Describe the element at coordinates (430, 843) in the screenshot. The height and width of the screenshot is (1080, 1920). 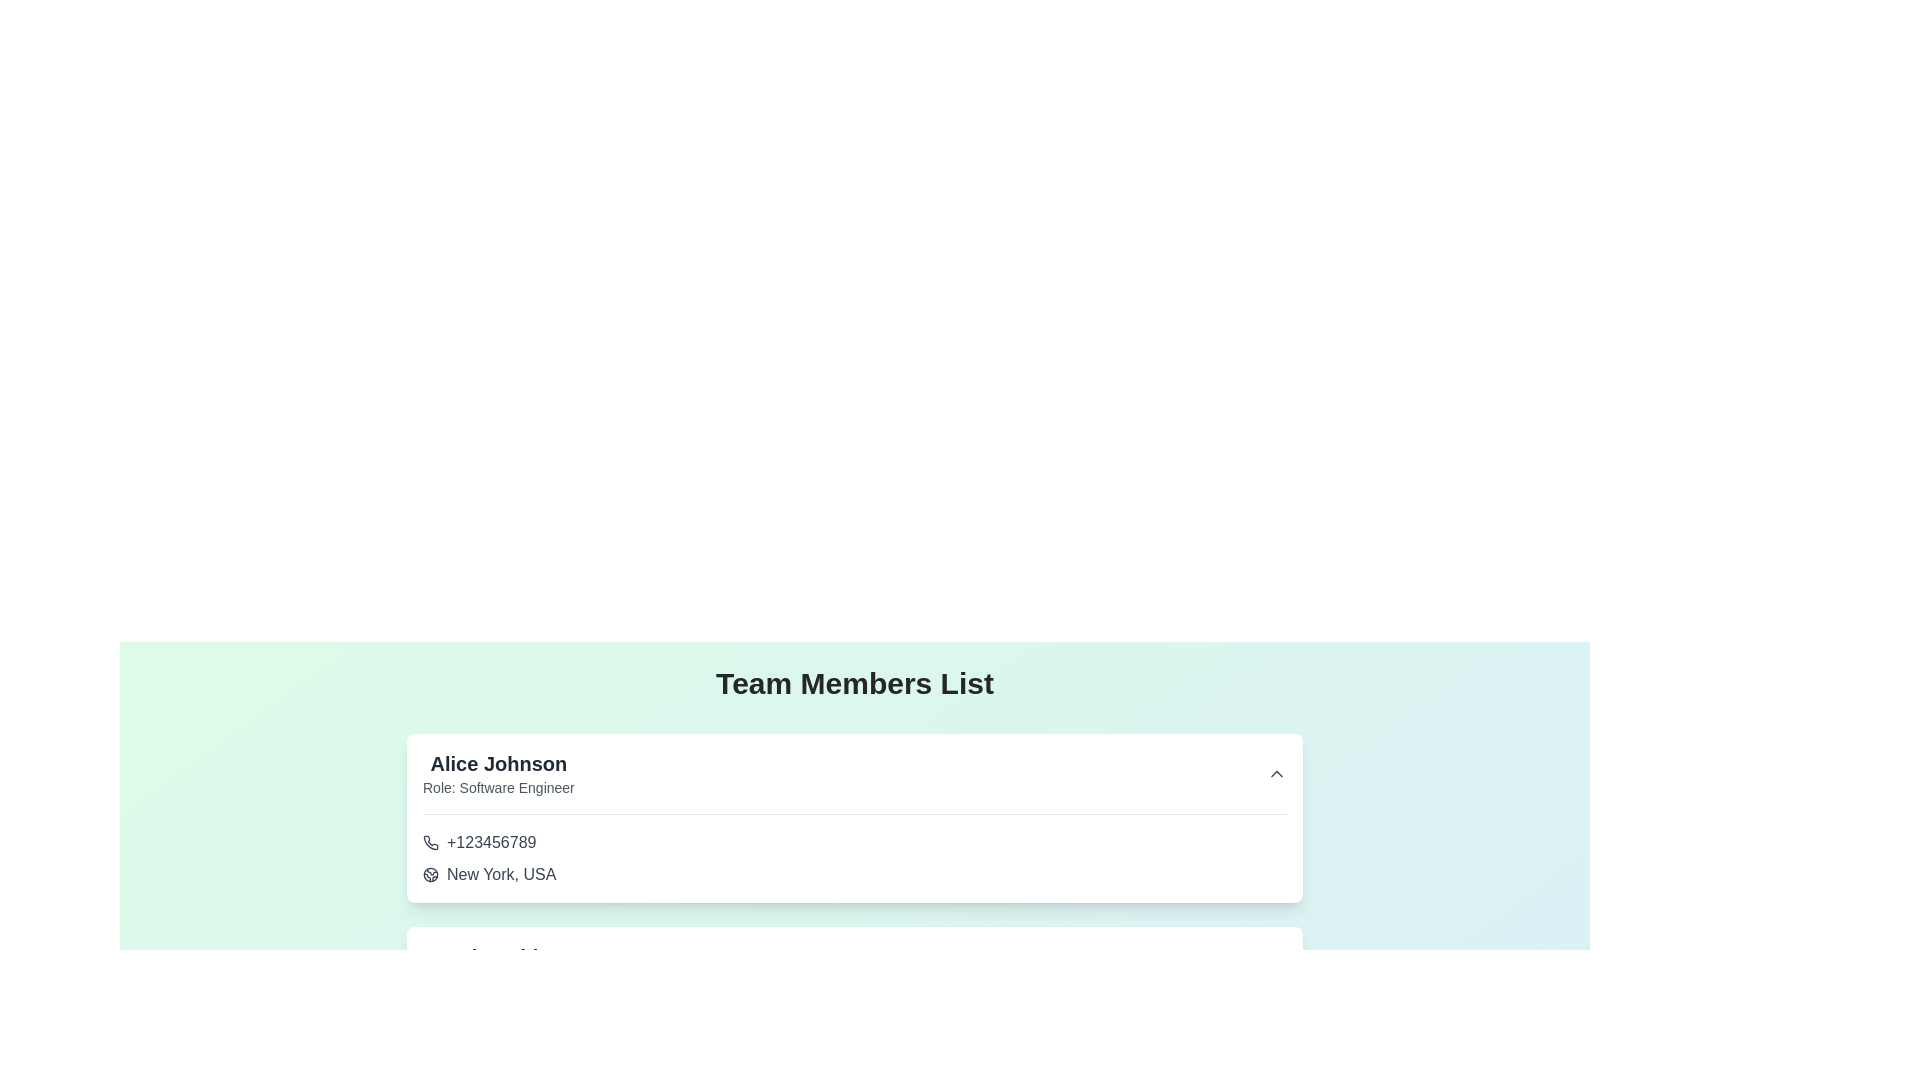
I see `the phone icon located in the upper section of the contact card, immediately to the left of the phone number '+123456789'` at that location.